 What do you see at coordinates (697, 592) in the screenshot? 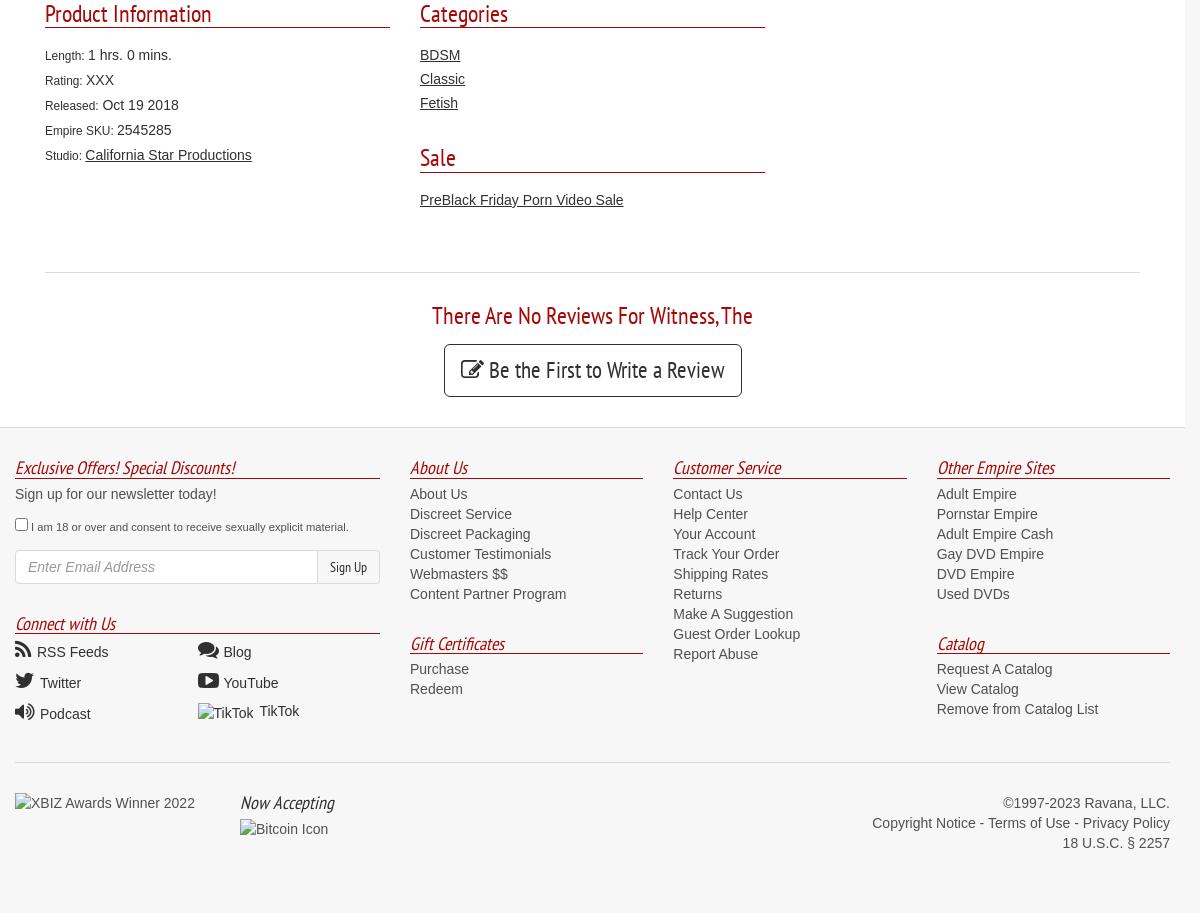
I see `'Returns'` at bounding box center [697, 592].